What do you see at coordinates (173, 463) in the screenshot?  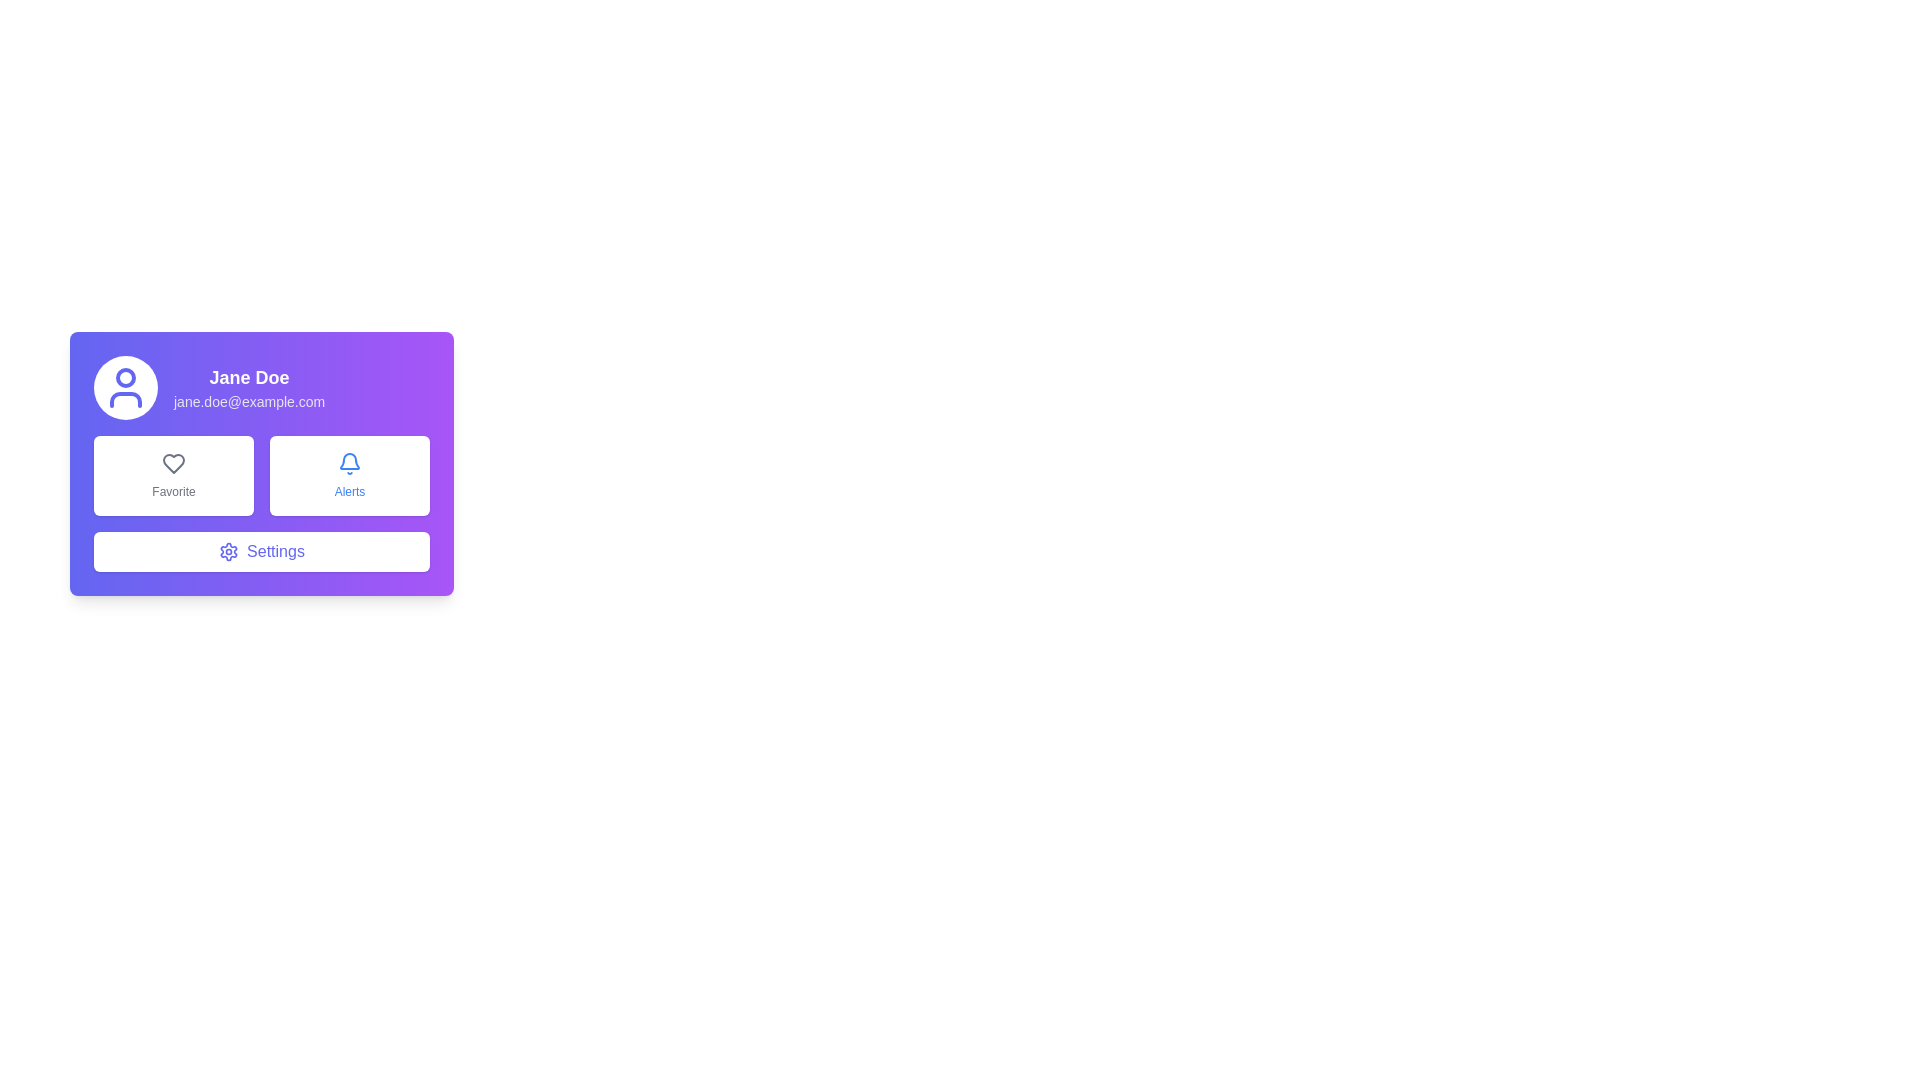 I see `the heart icon, which is a minimalist dark gray SVG graphic positioned above the 'Favorite' label, to potentially favorite or unfavorite an item` at bounding box center [173, 463].